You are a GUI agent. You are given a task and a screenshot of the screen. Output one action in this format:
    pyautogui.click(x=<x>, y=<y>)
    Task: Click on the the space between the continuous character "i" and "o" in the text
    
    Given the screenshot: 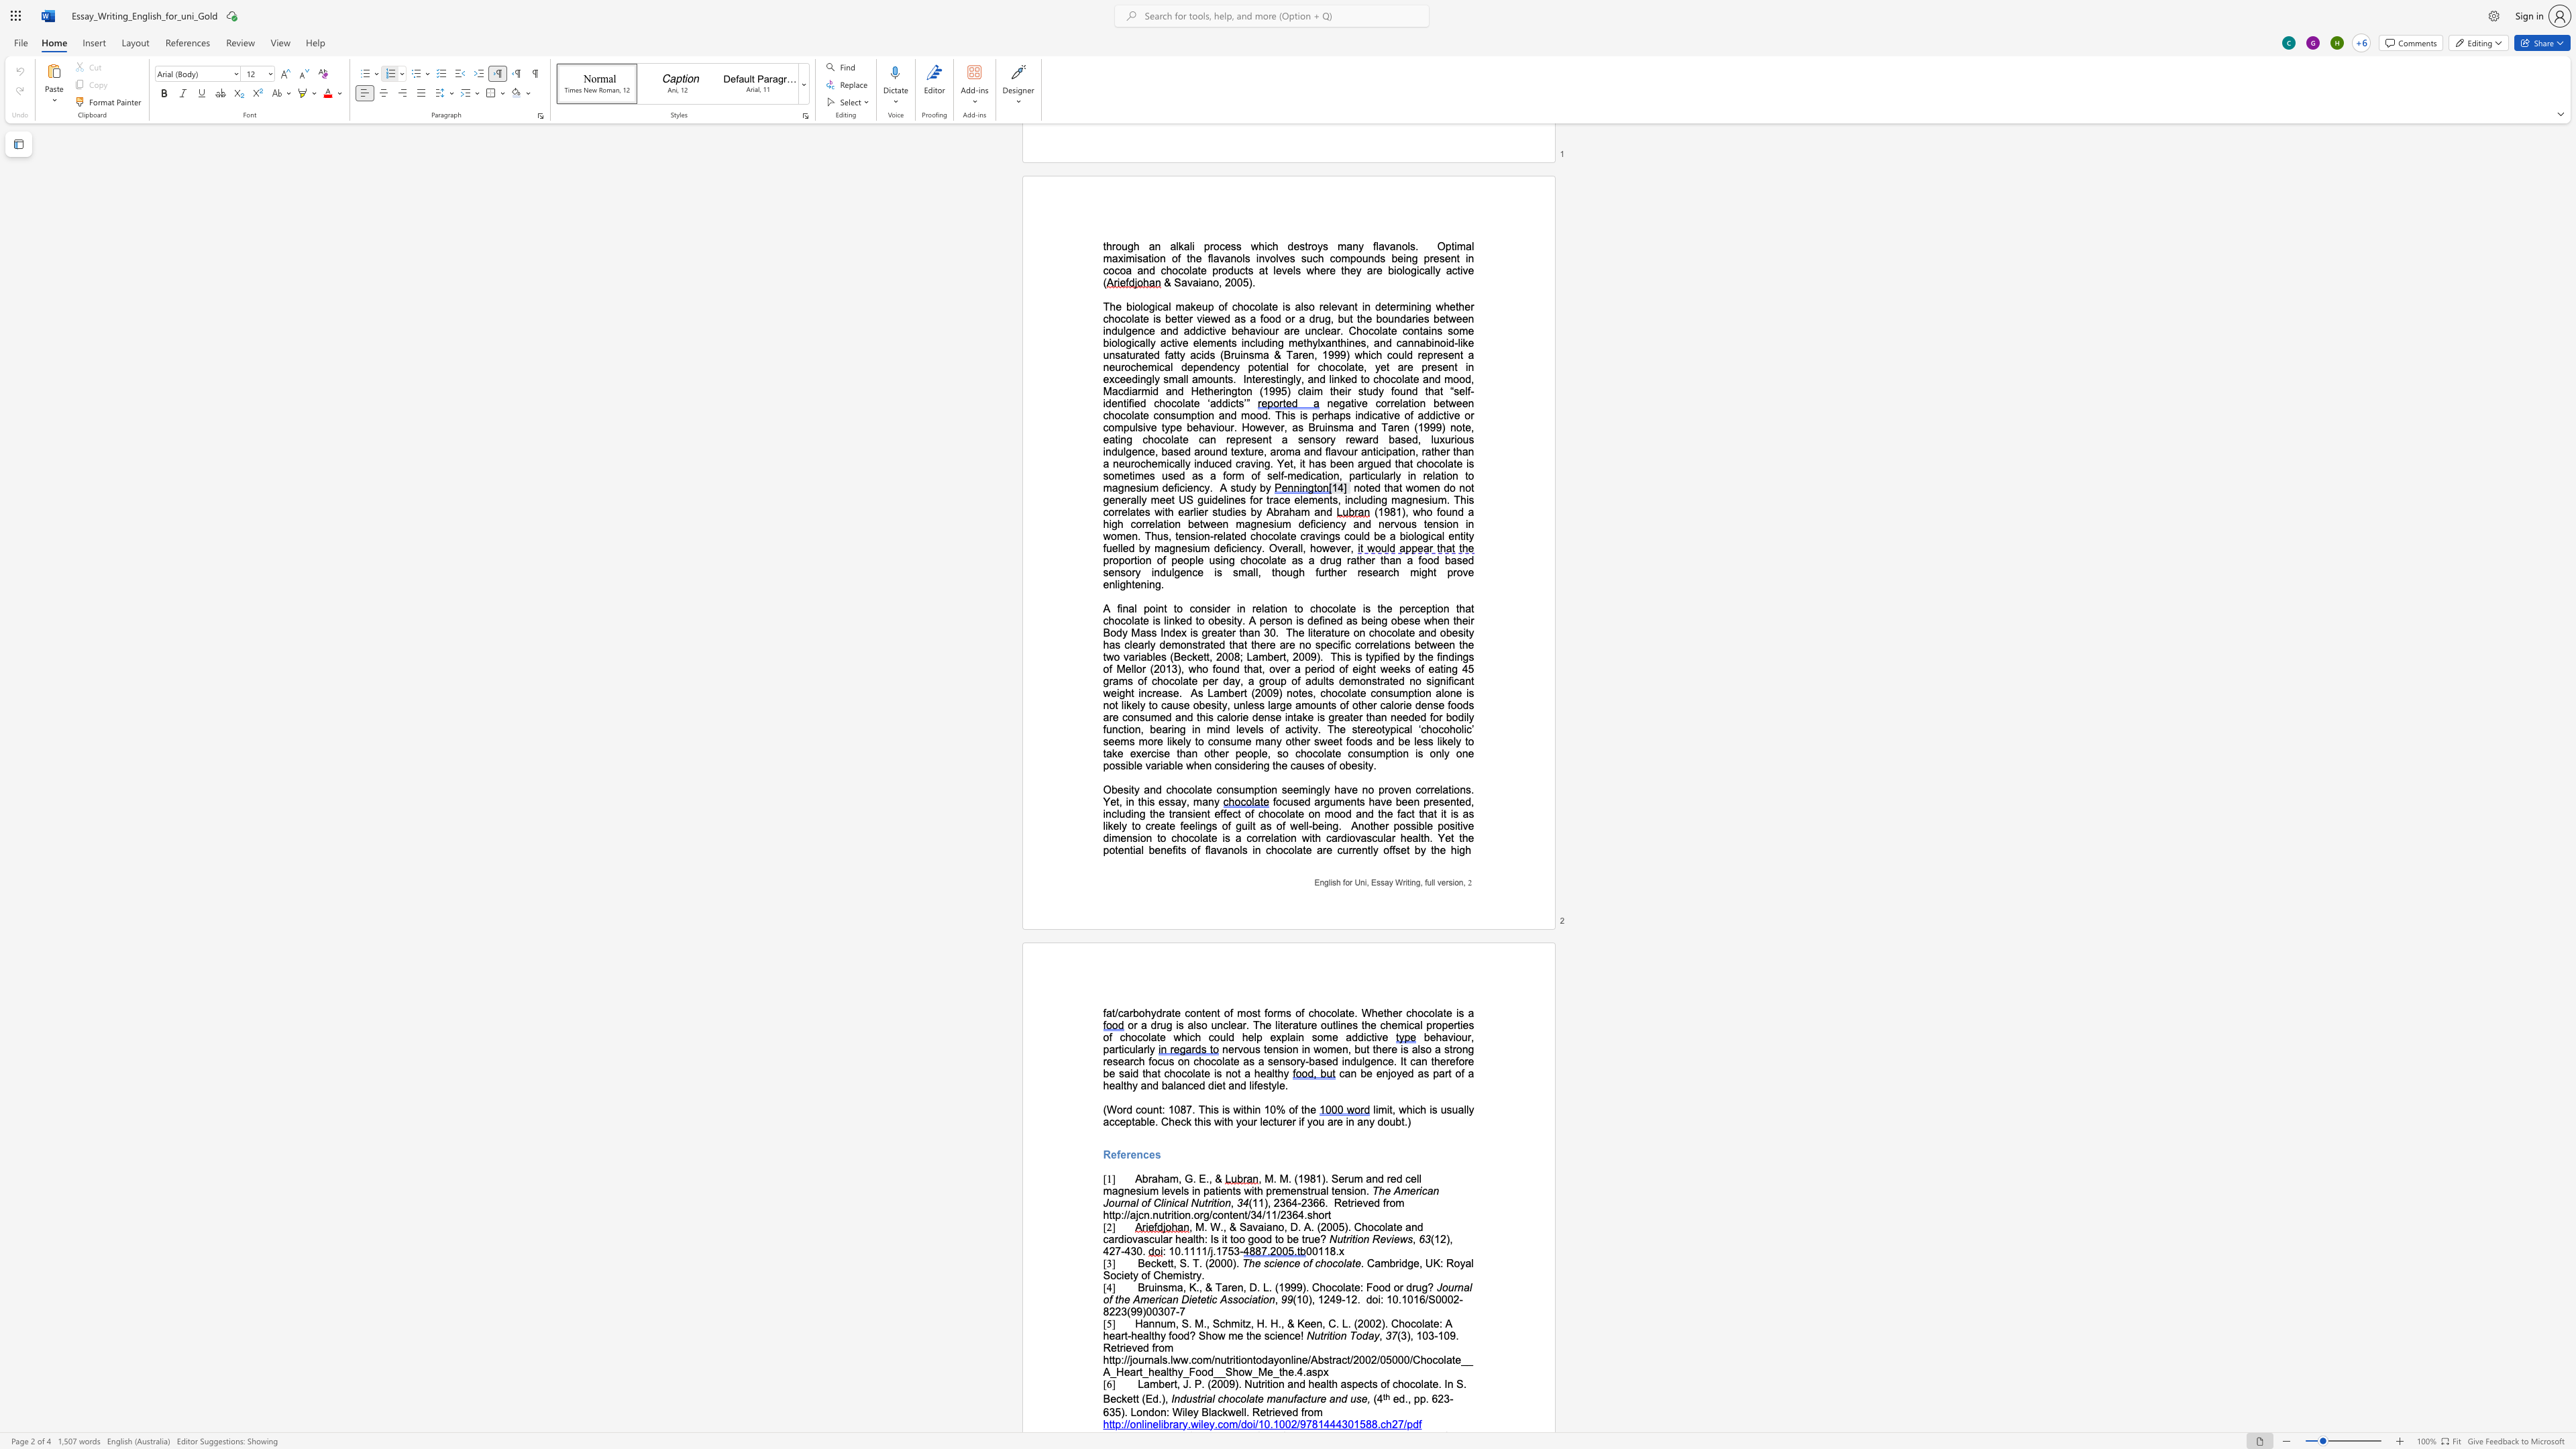 What is the action you would take?
    pyautogui.click(x=1127, y=1238)
    